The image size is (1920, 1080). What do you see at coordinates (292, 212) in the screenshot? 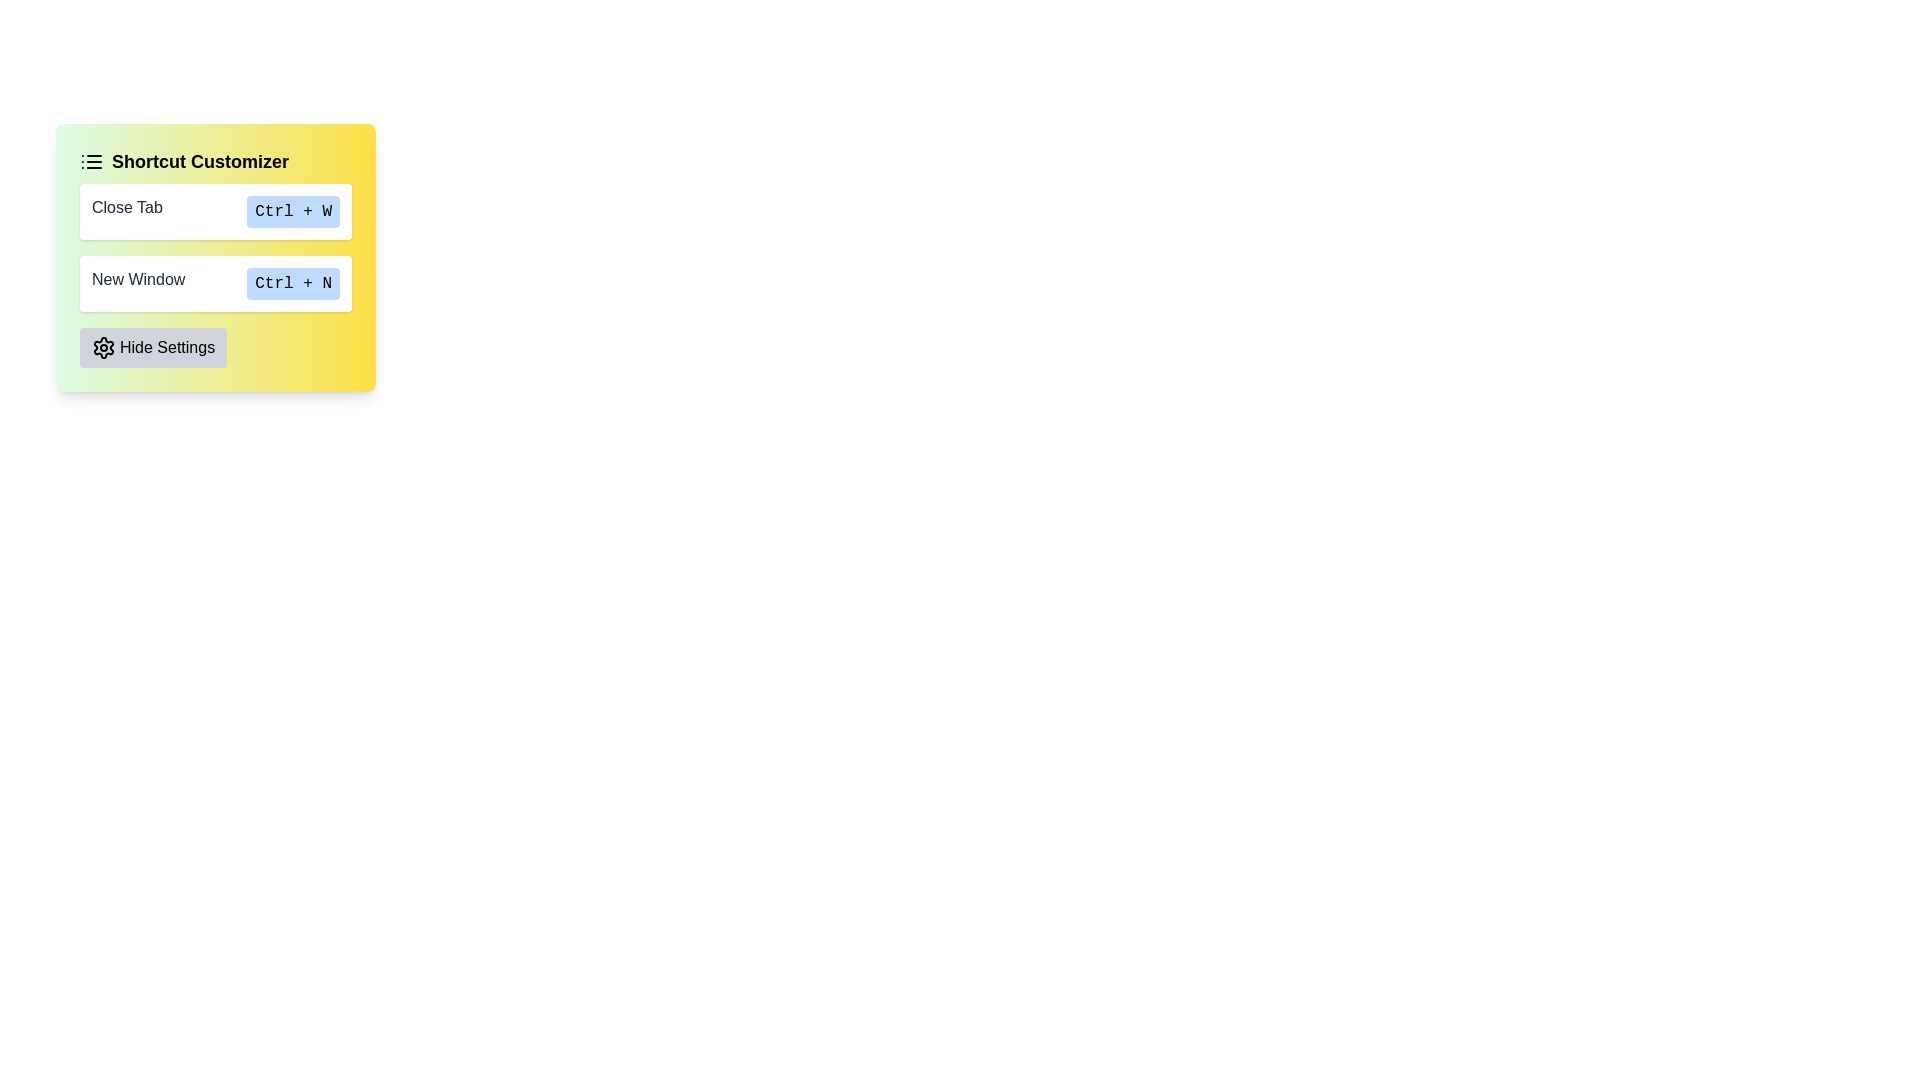
I see `the rectangular button-like component with rounded corners and light blue background that contains the text 'Ctrl + W'` at bounding box center [292, 212].